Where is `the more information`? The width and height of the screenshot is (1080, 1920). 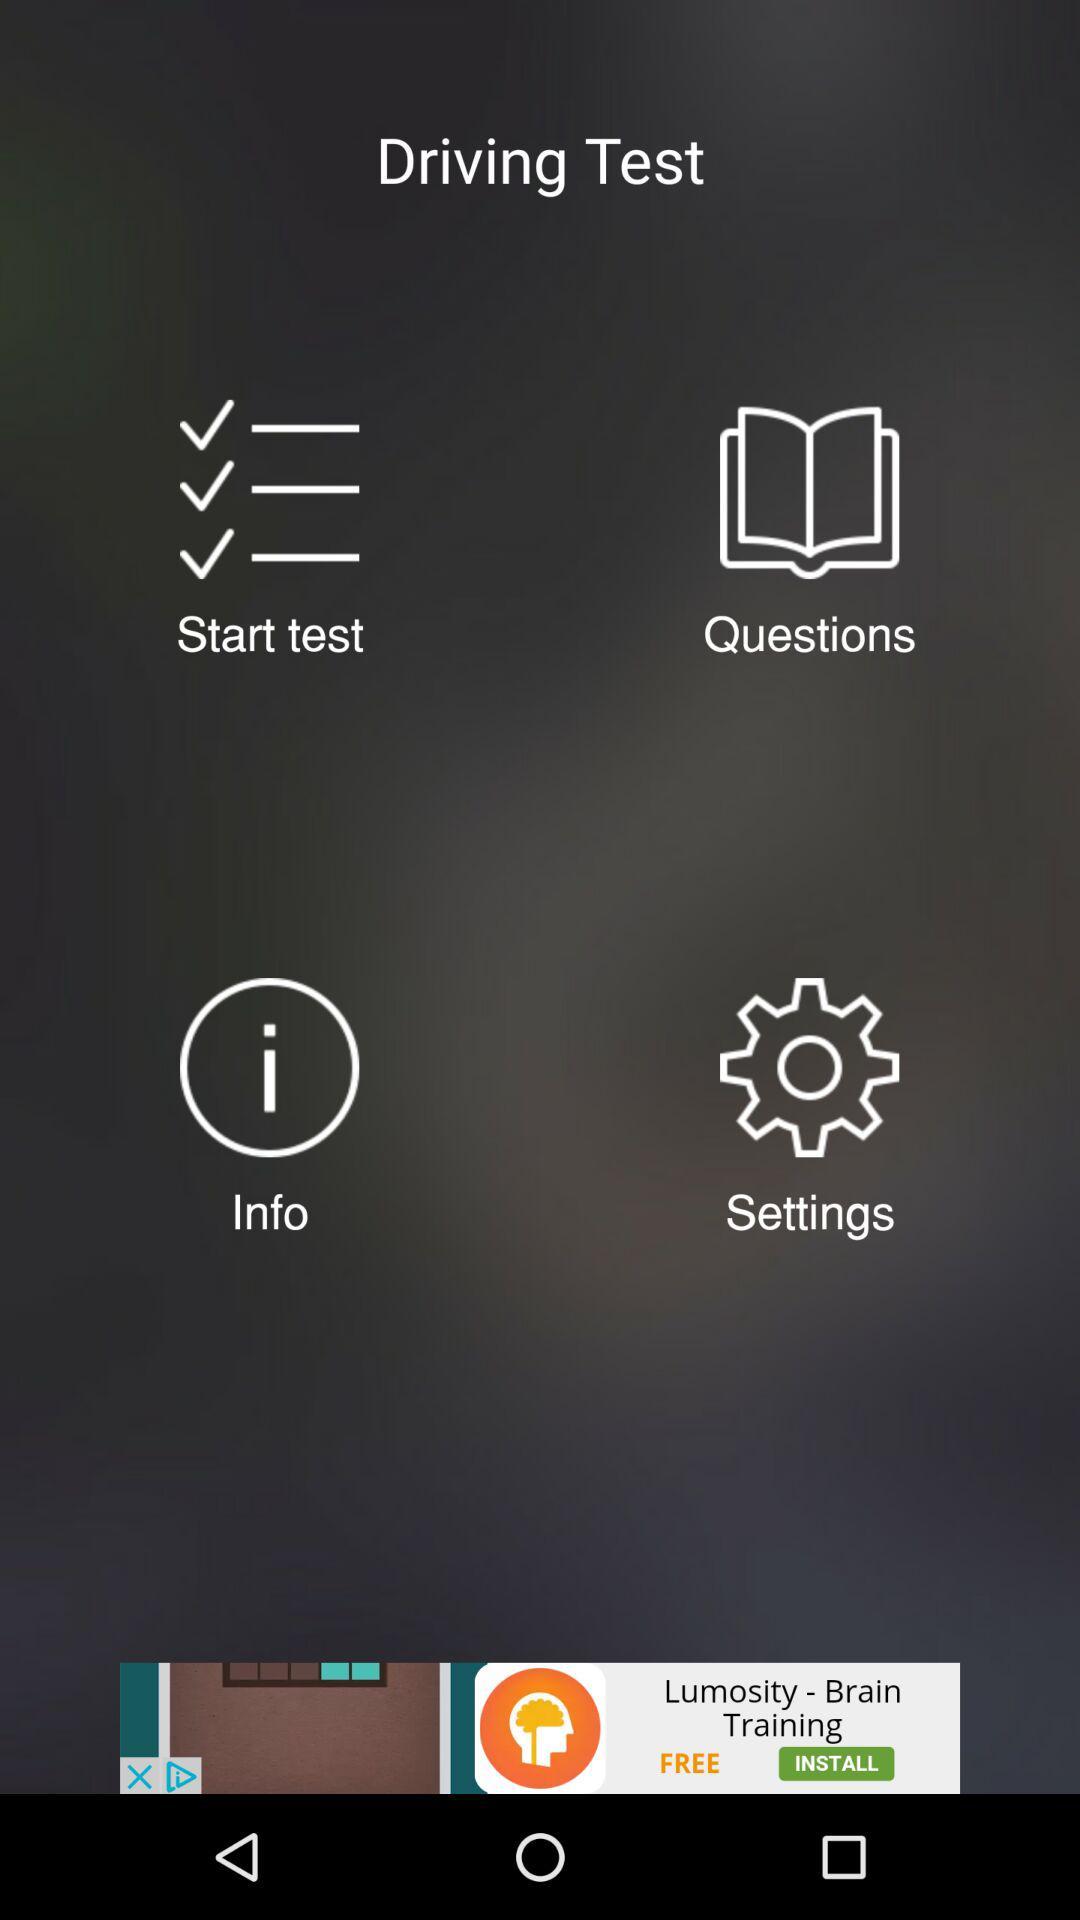
the more information is located at coordinates (268, 1066).